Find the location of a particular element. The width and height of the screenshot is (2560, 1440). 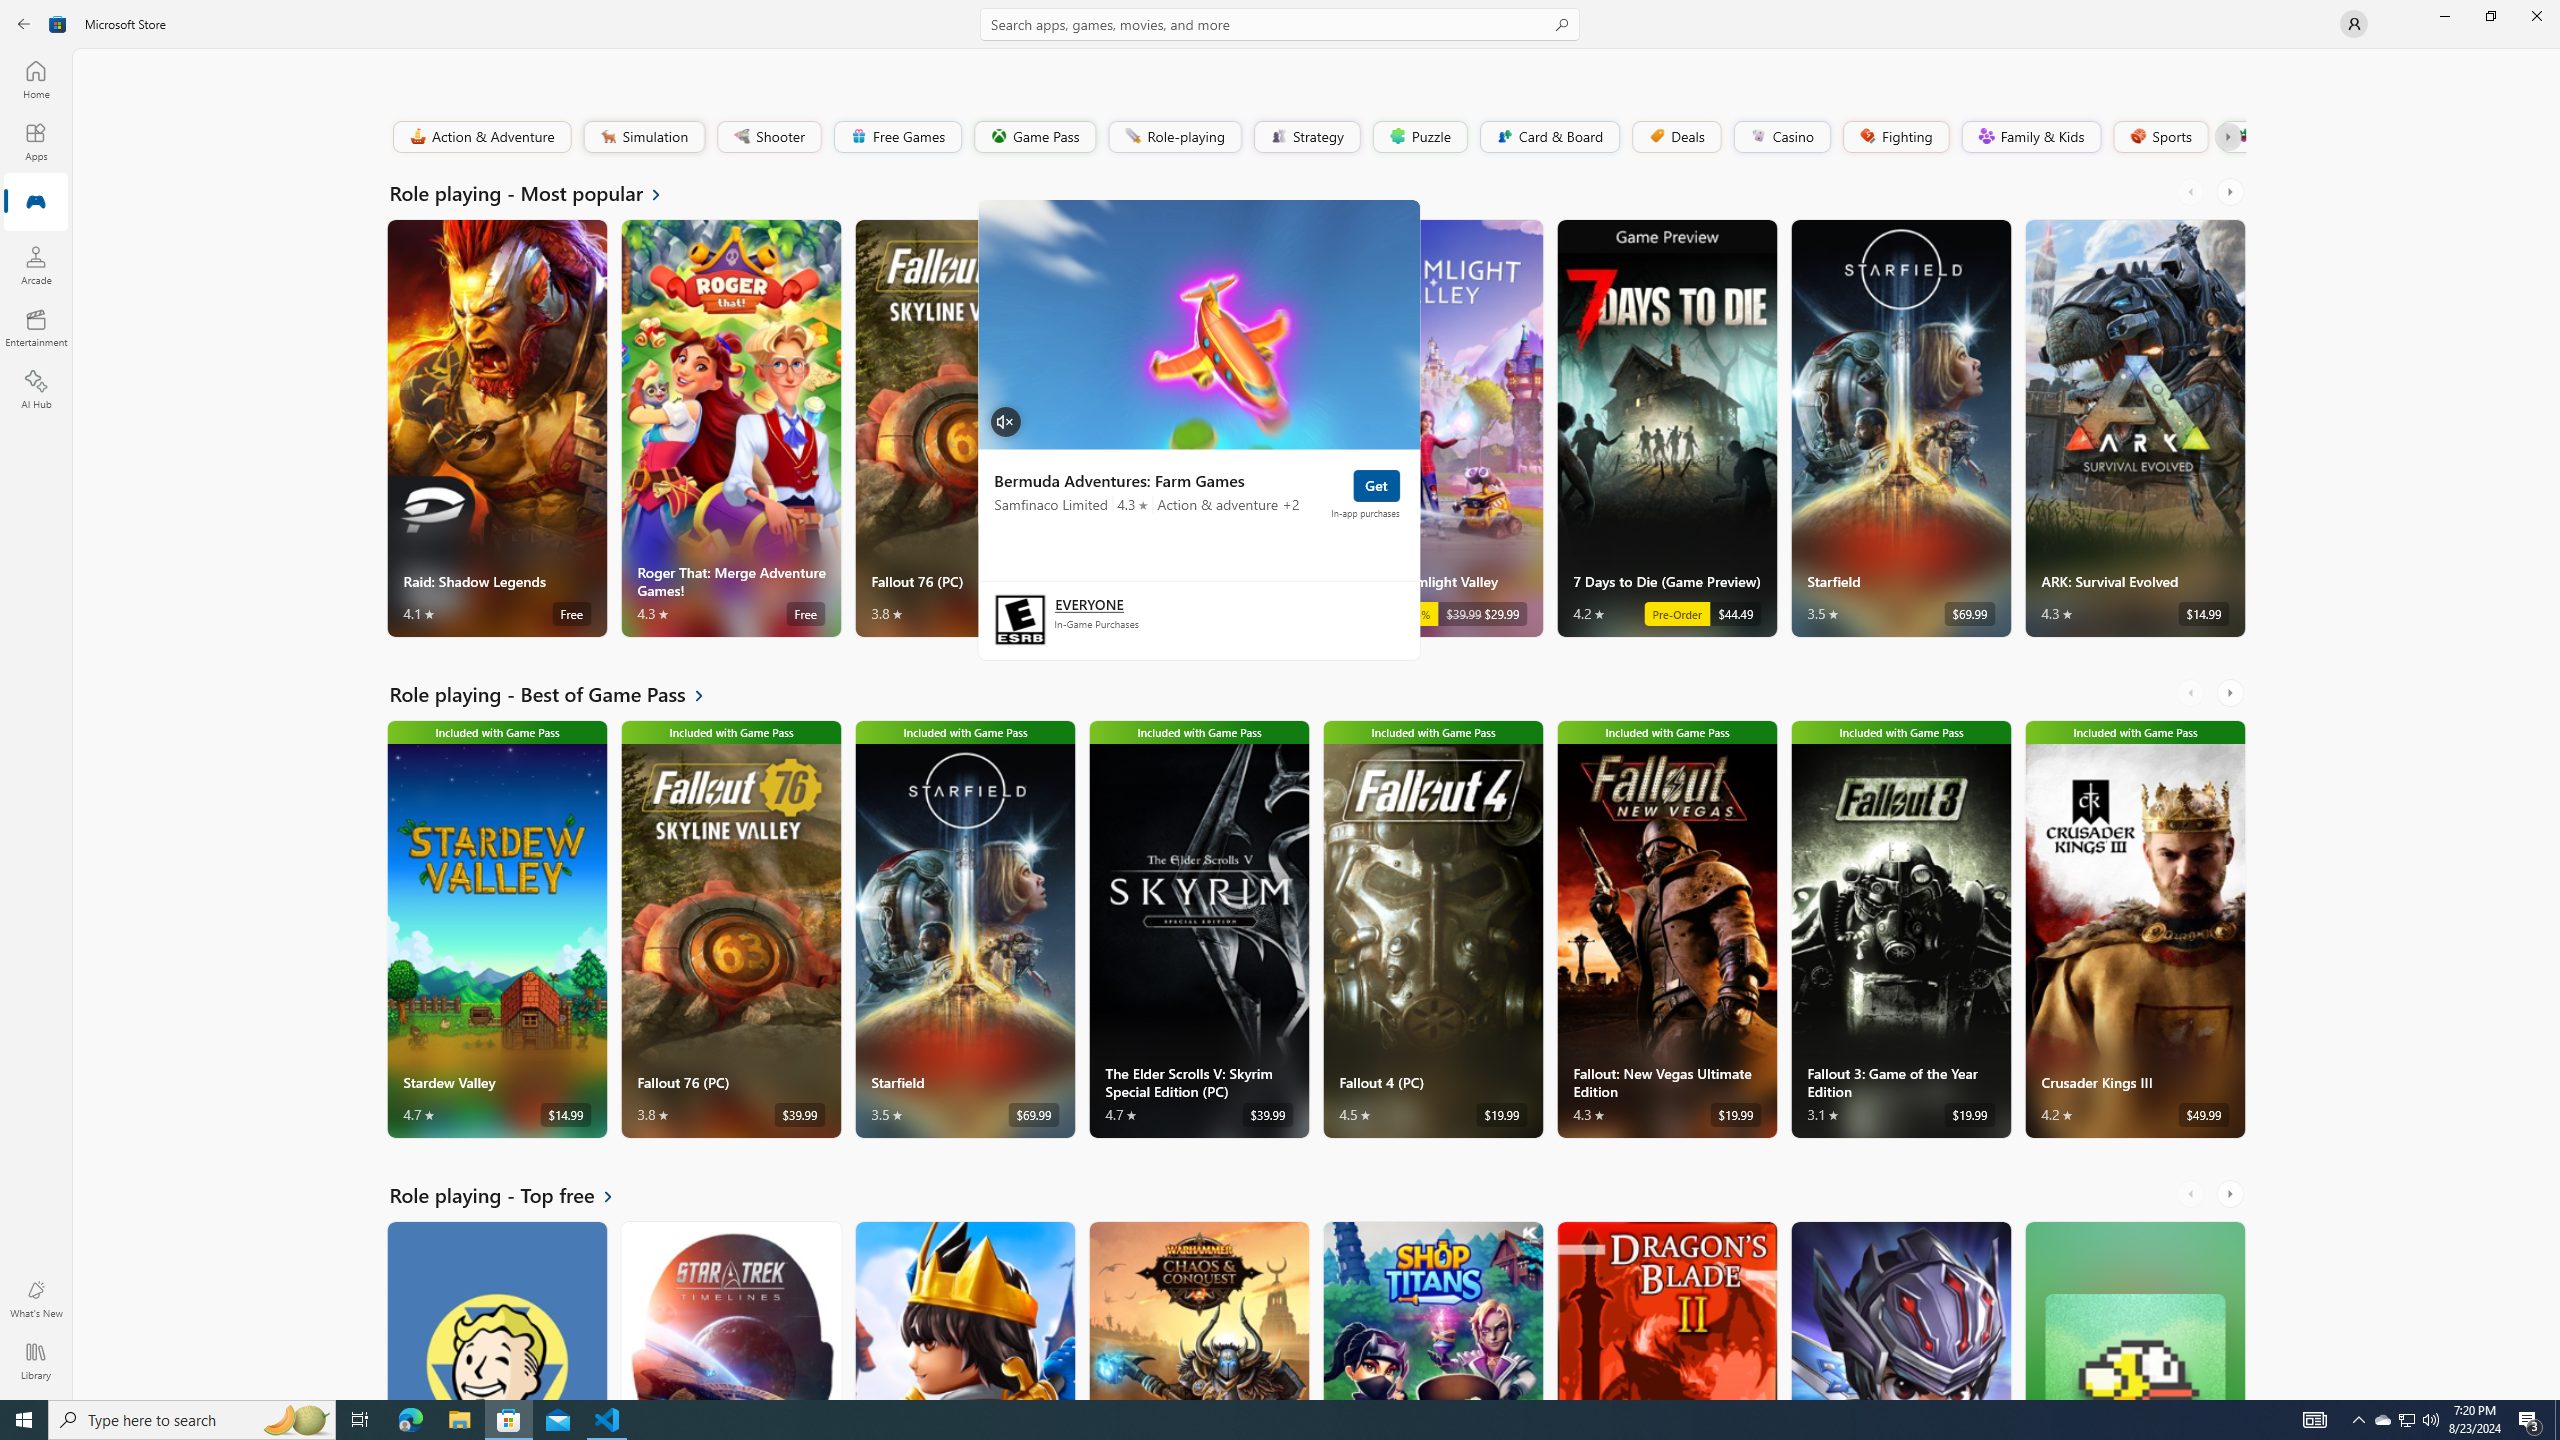

'Arcade' is located at coordinates (34, 264).